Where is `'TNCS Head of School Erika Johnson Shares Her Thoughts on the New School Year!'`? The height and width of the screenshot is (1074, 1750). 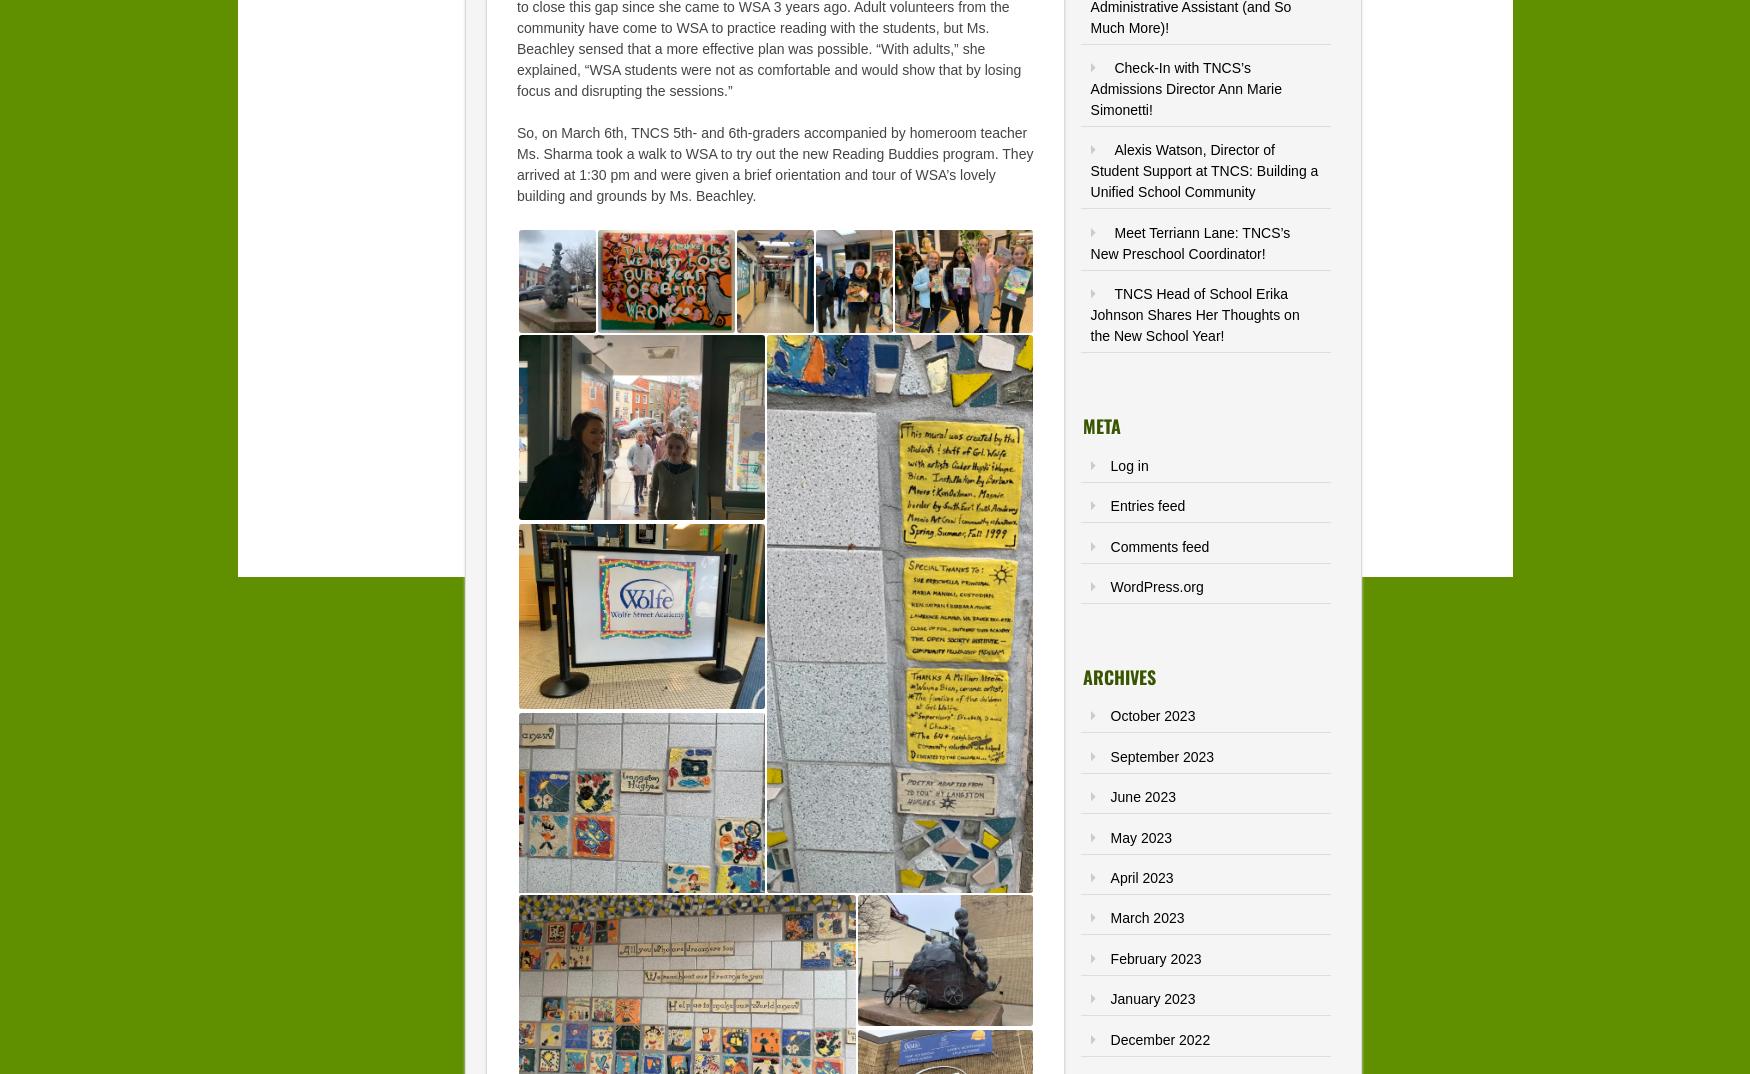 'TNCS Head of School Erika Johnson Shares Her Thoughts on the New School Year!' is located at coordinates (1090, 315).